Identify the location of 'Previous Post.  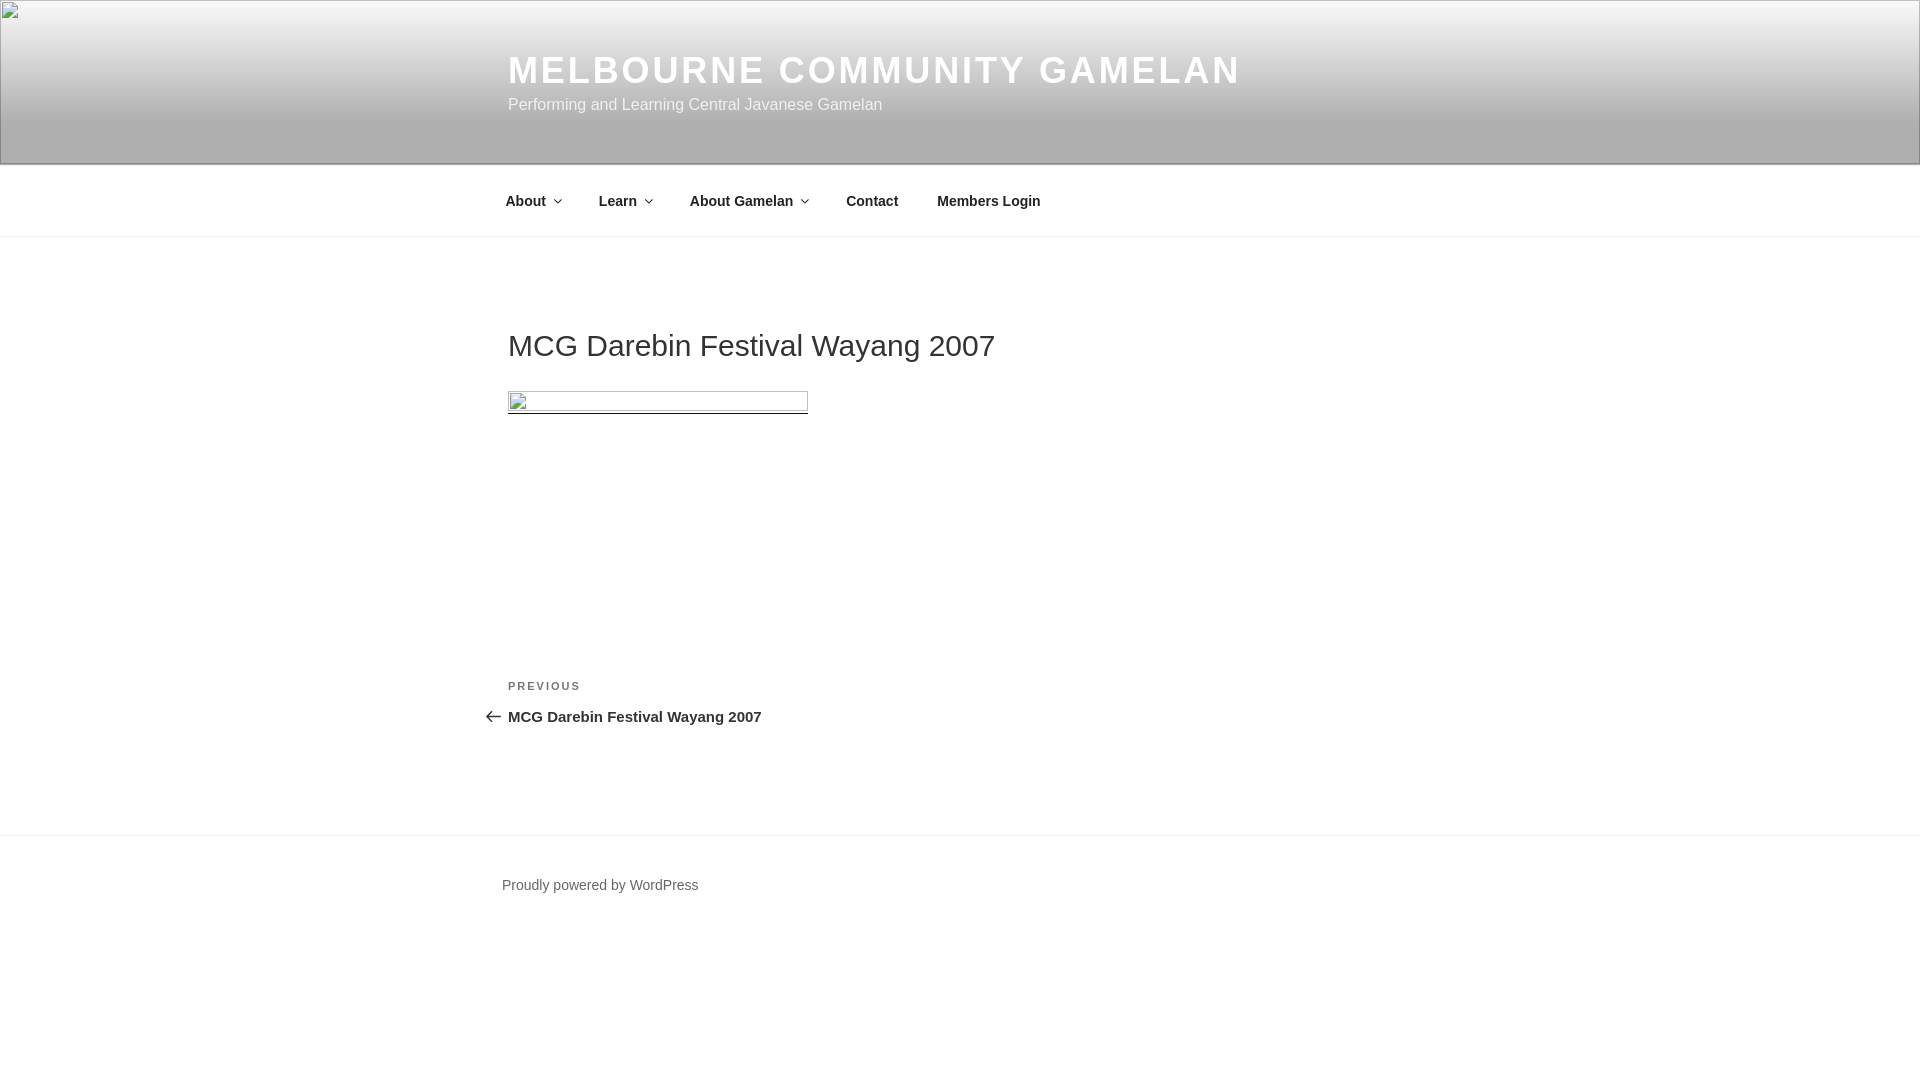
(733, 701).